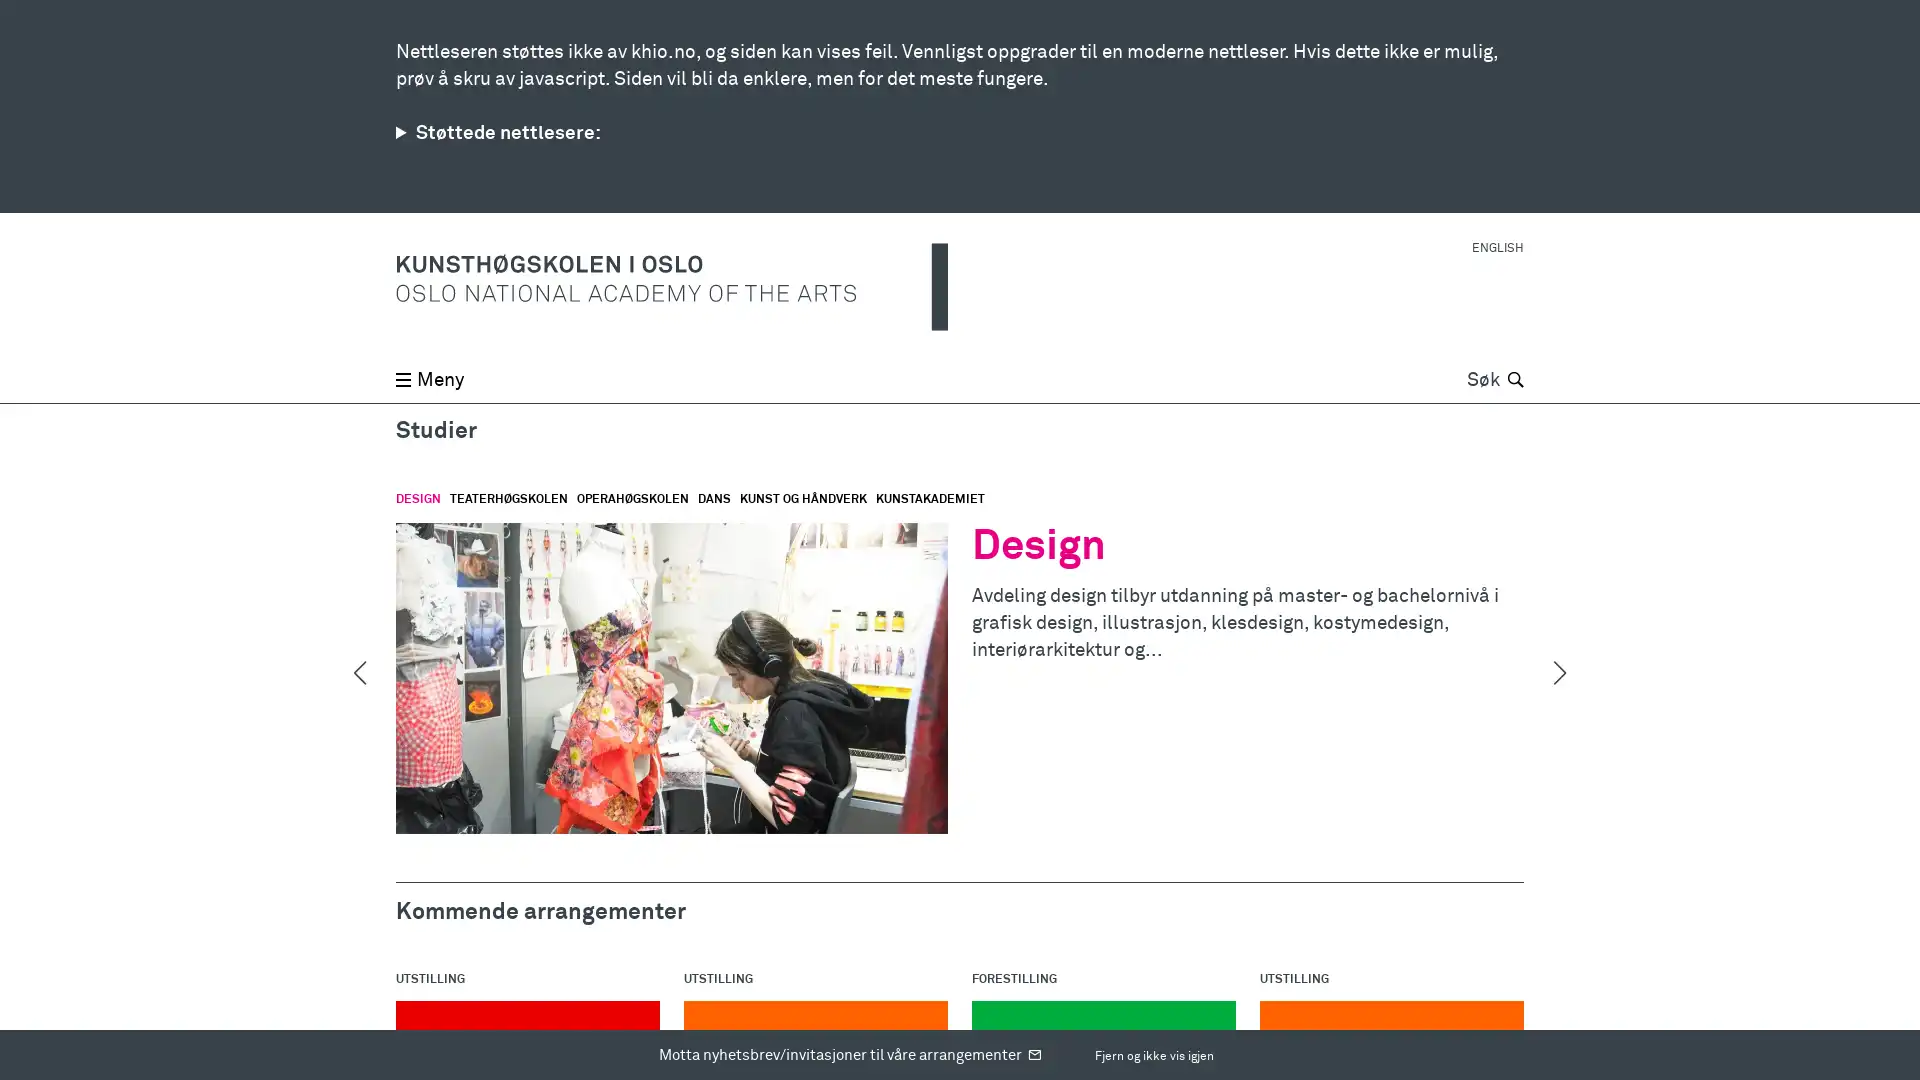 The height and width of the screenshot is (1080, 1920). What do you see at coordinates (929, 500) in the screenshot?
I see `KUNSTAKADEMIET` at bounding box center [929, 500].